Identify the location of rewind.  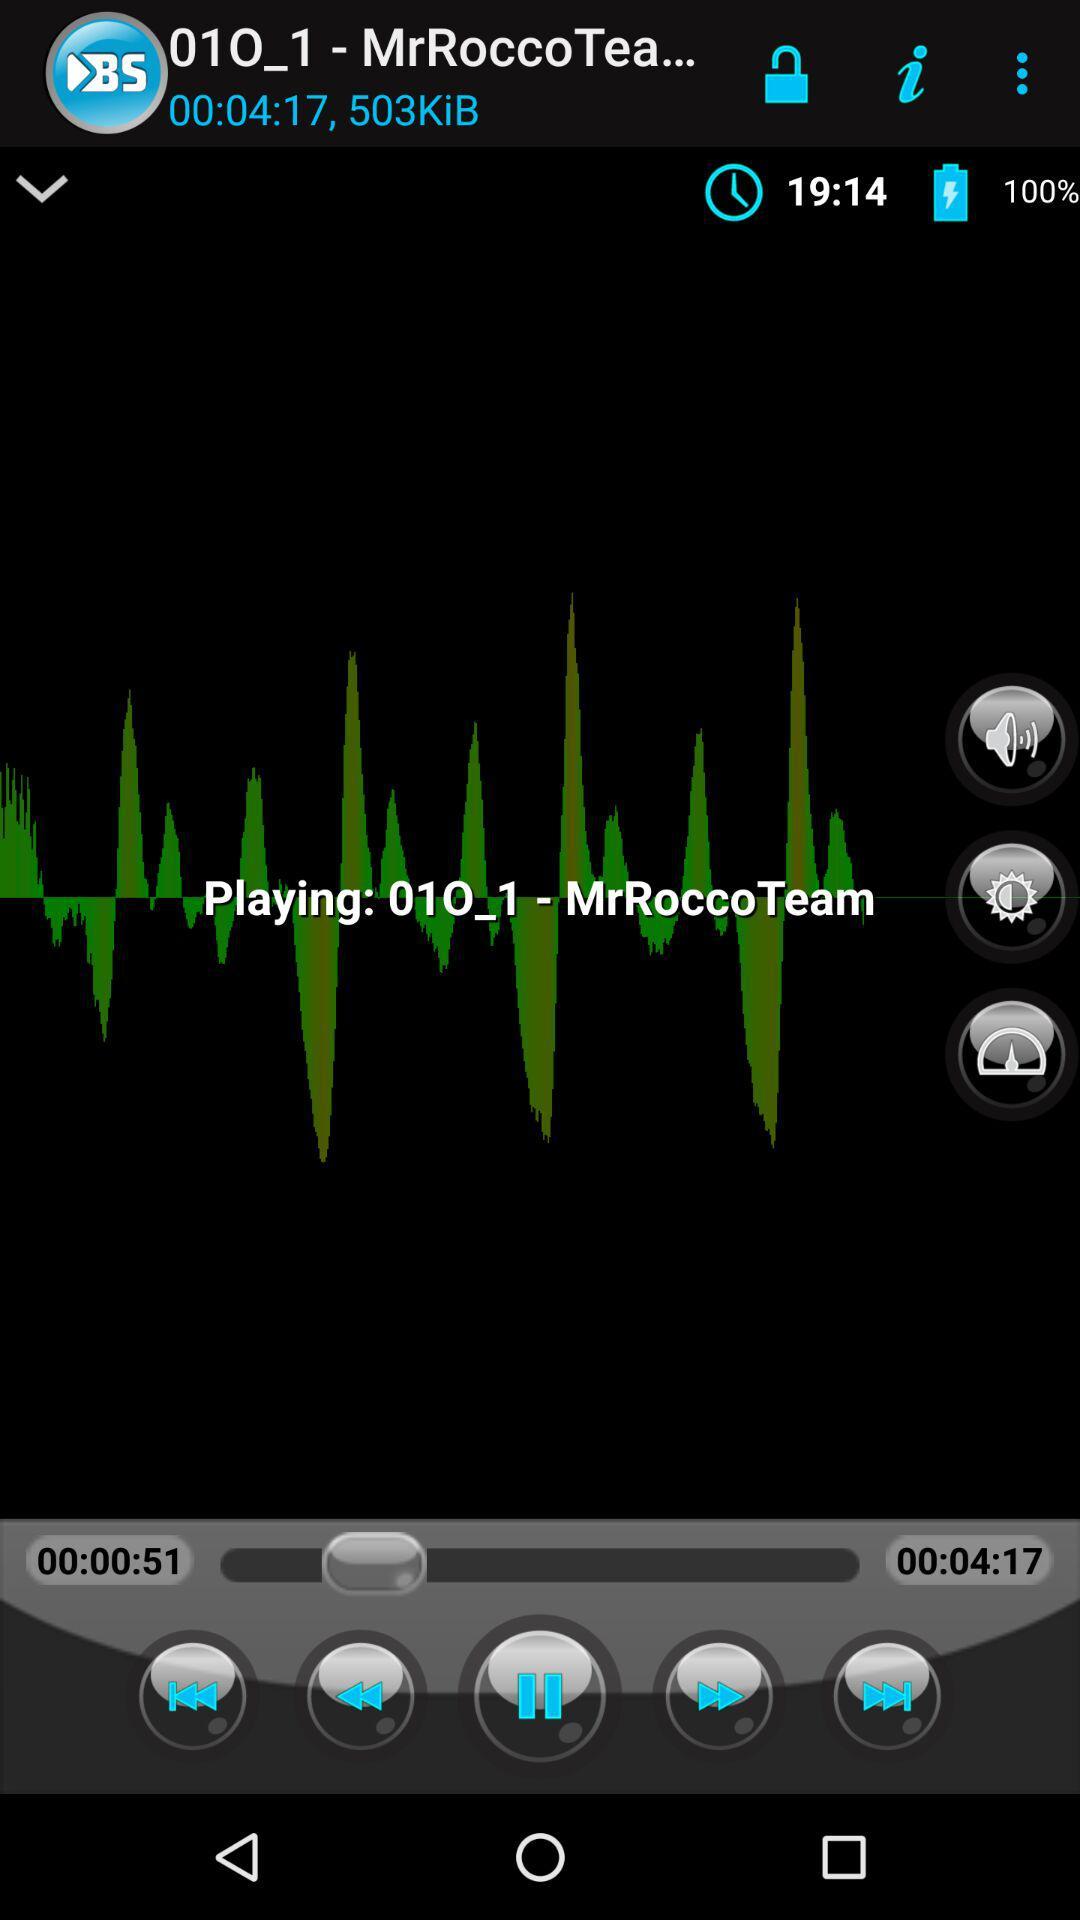
(360, 1695).